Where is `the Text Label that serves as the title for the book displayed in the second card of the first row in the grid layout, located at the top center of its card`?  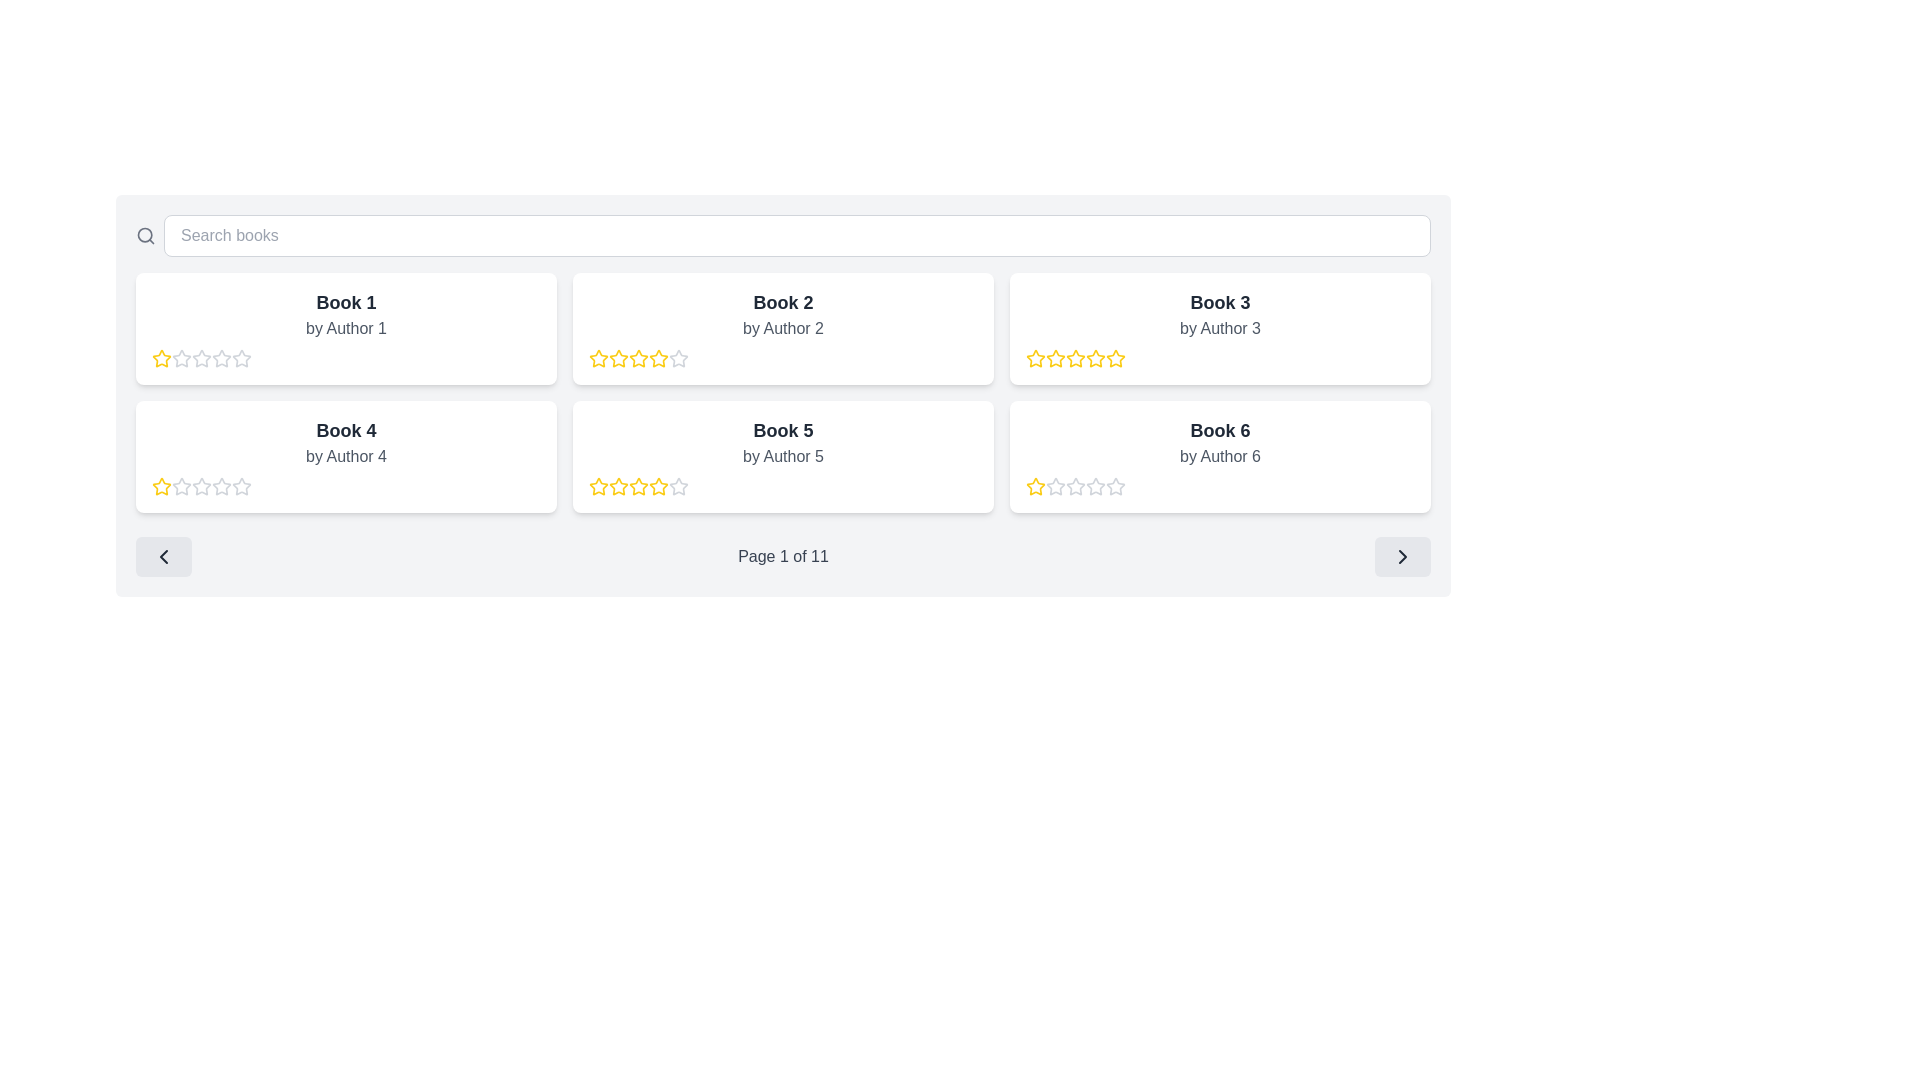
the Text Label that serves as the title for the book displayed in the second card of the first row in the grid layout, located at the top center of its card is located at coordinates (782, 303).